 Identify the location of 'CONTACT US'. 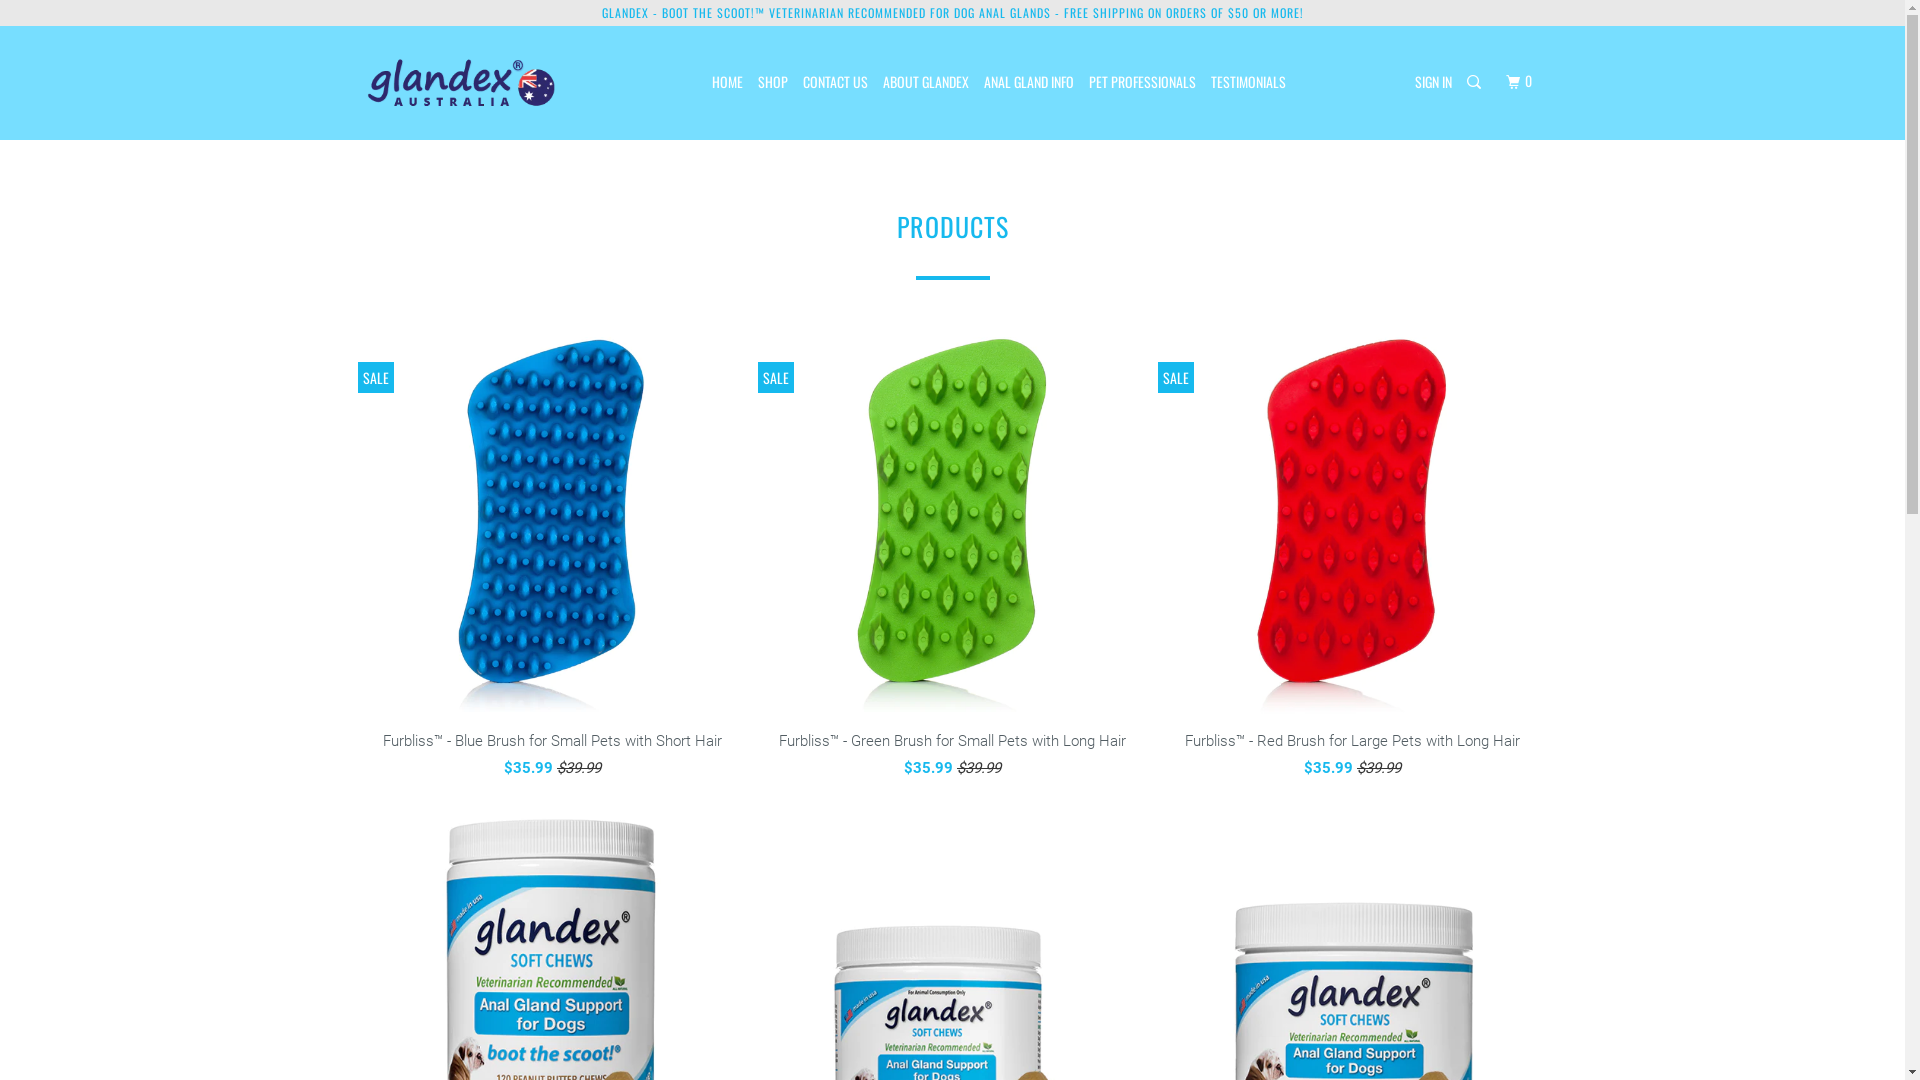
(835, 80).